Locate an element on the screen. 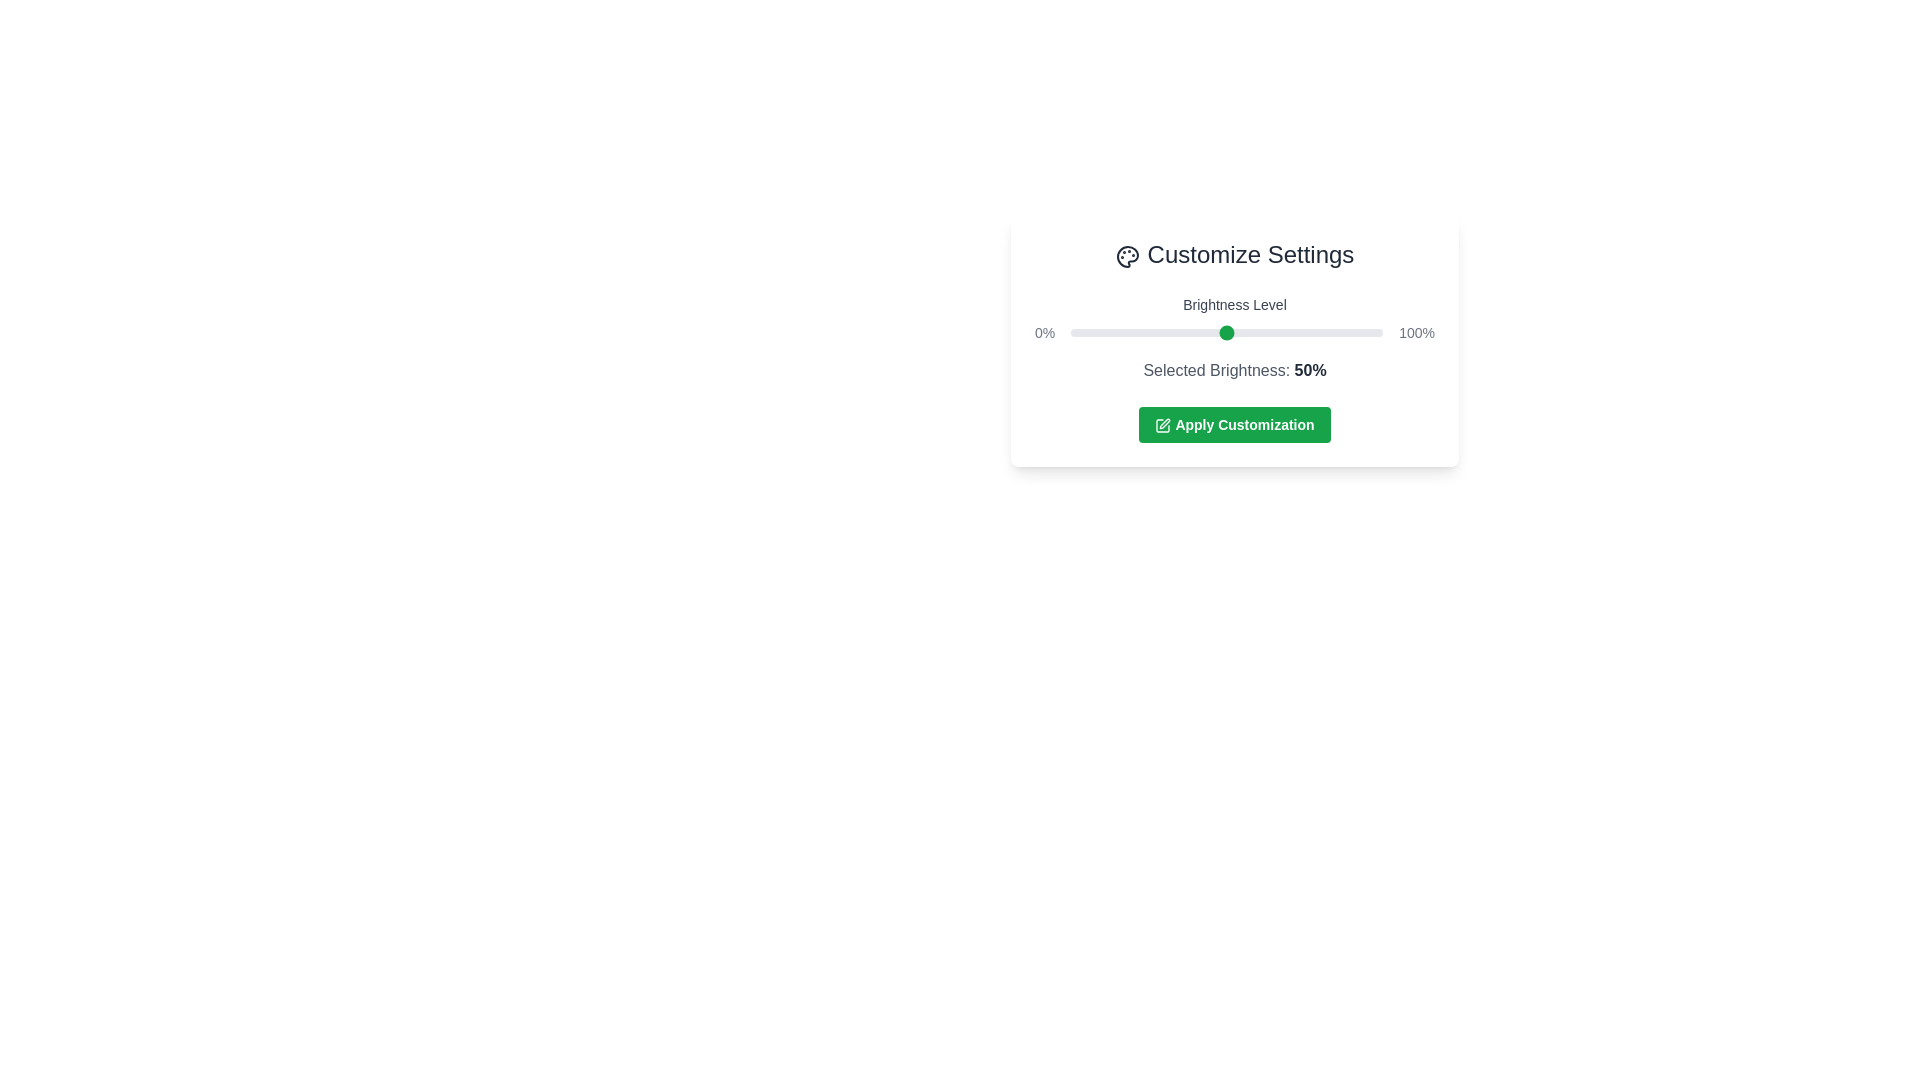 This screenshot has height=1080, width=1920. brightness level is located at coordinates (1207, 331).